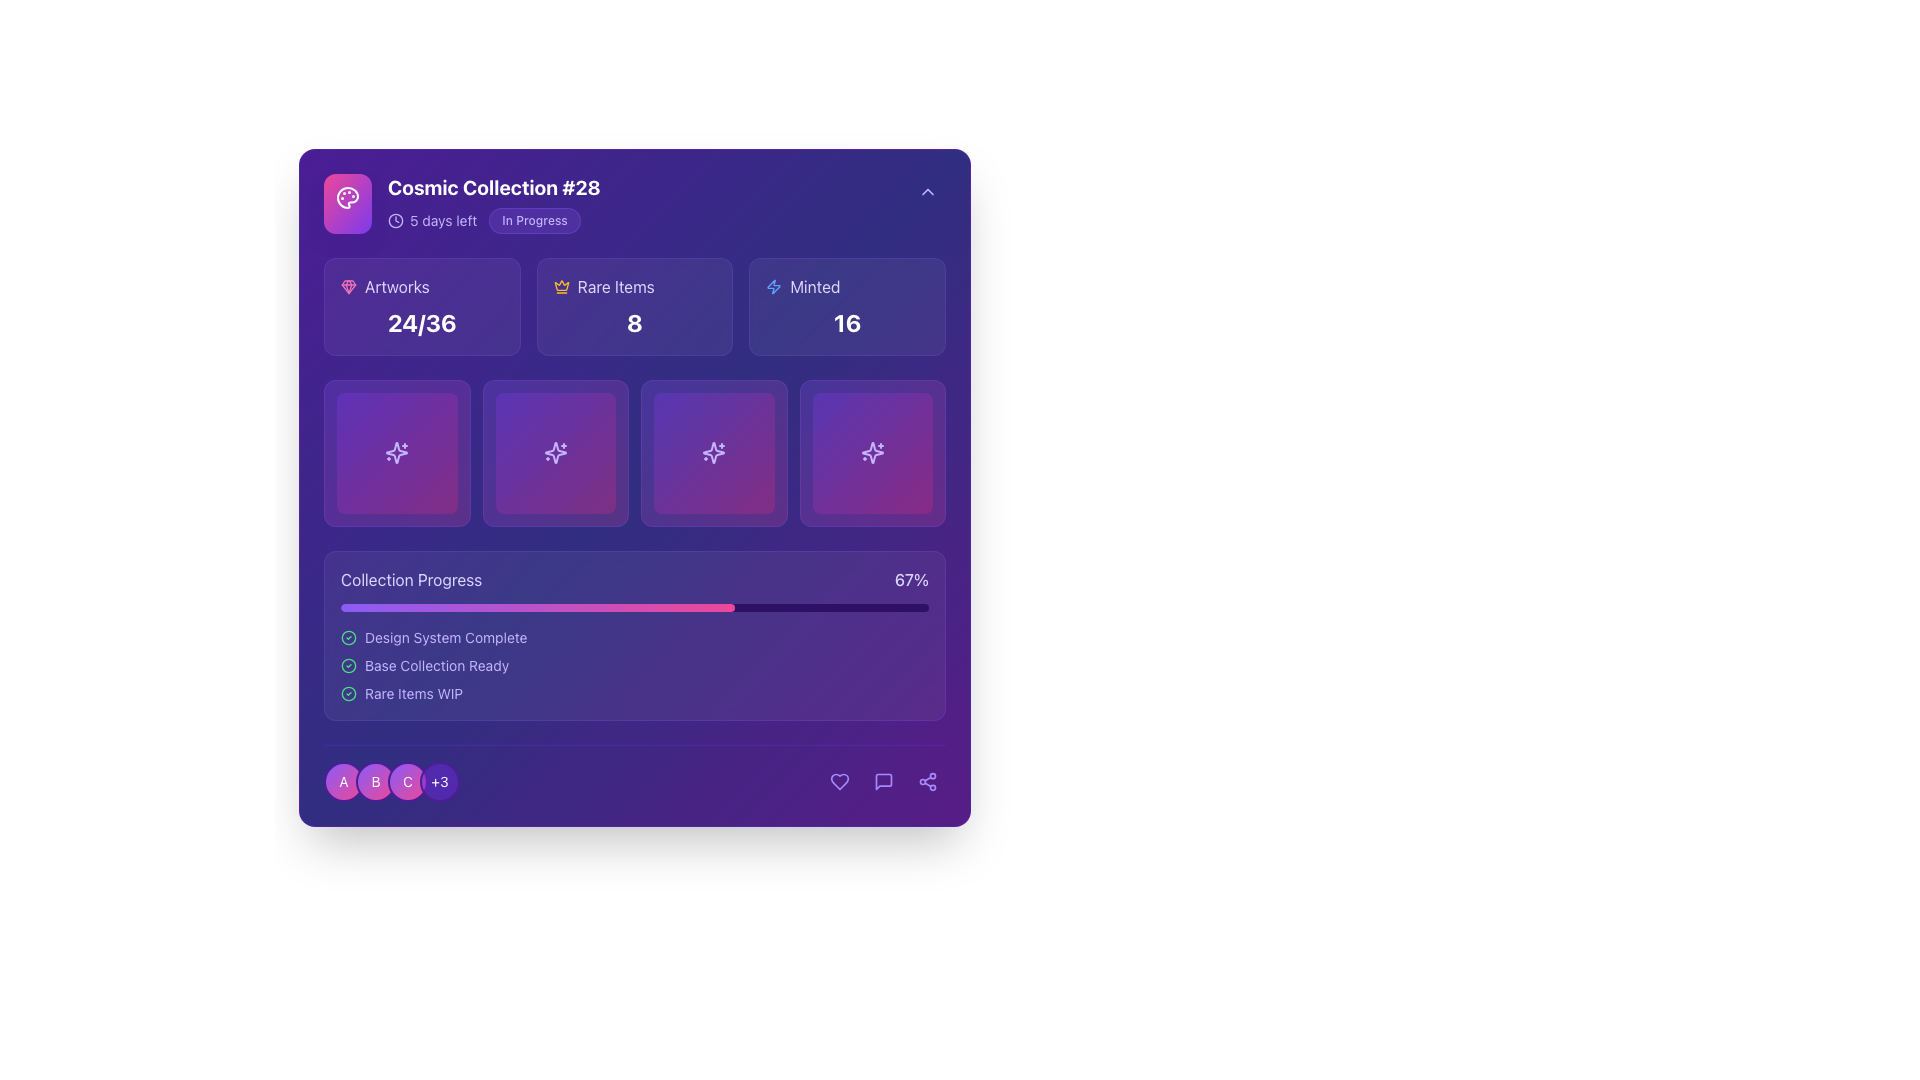 Image resolution: width=1920 pixels, height=1080 pixels. I want to click on the interactive button with rounded corners, gradient background from violet to pink, and a white sparkle icon at its center, located in the third position of a grid row, so click(714, 453).